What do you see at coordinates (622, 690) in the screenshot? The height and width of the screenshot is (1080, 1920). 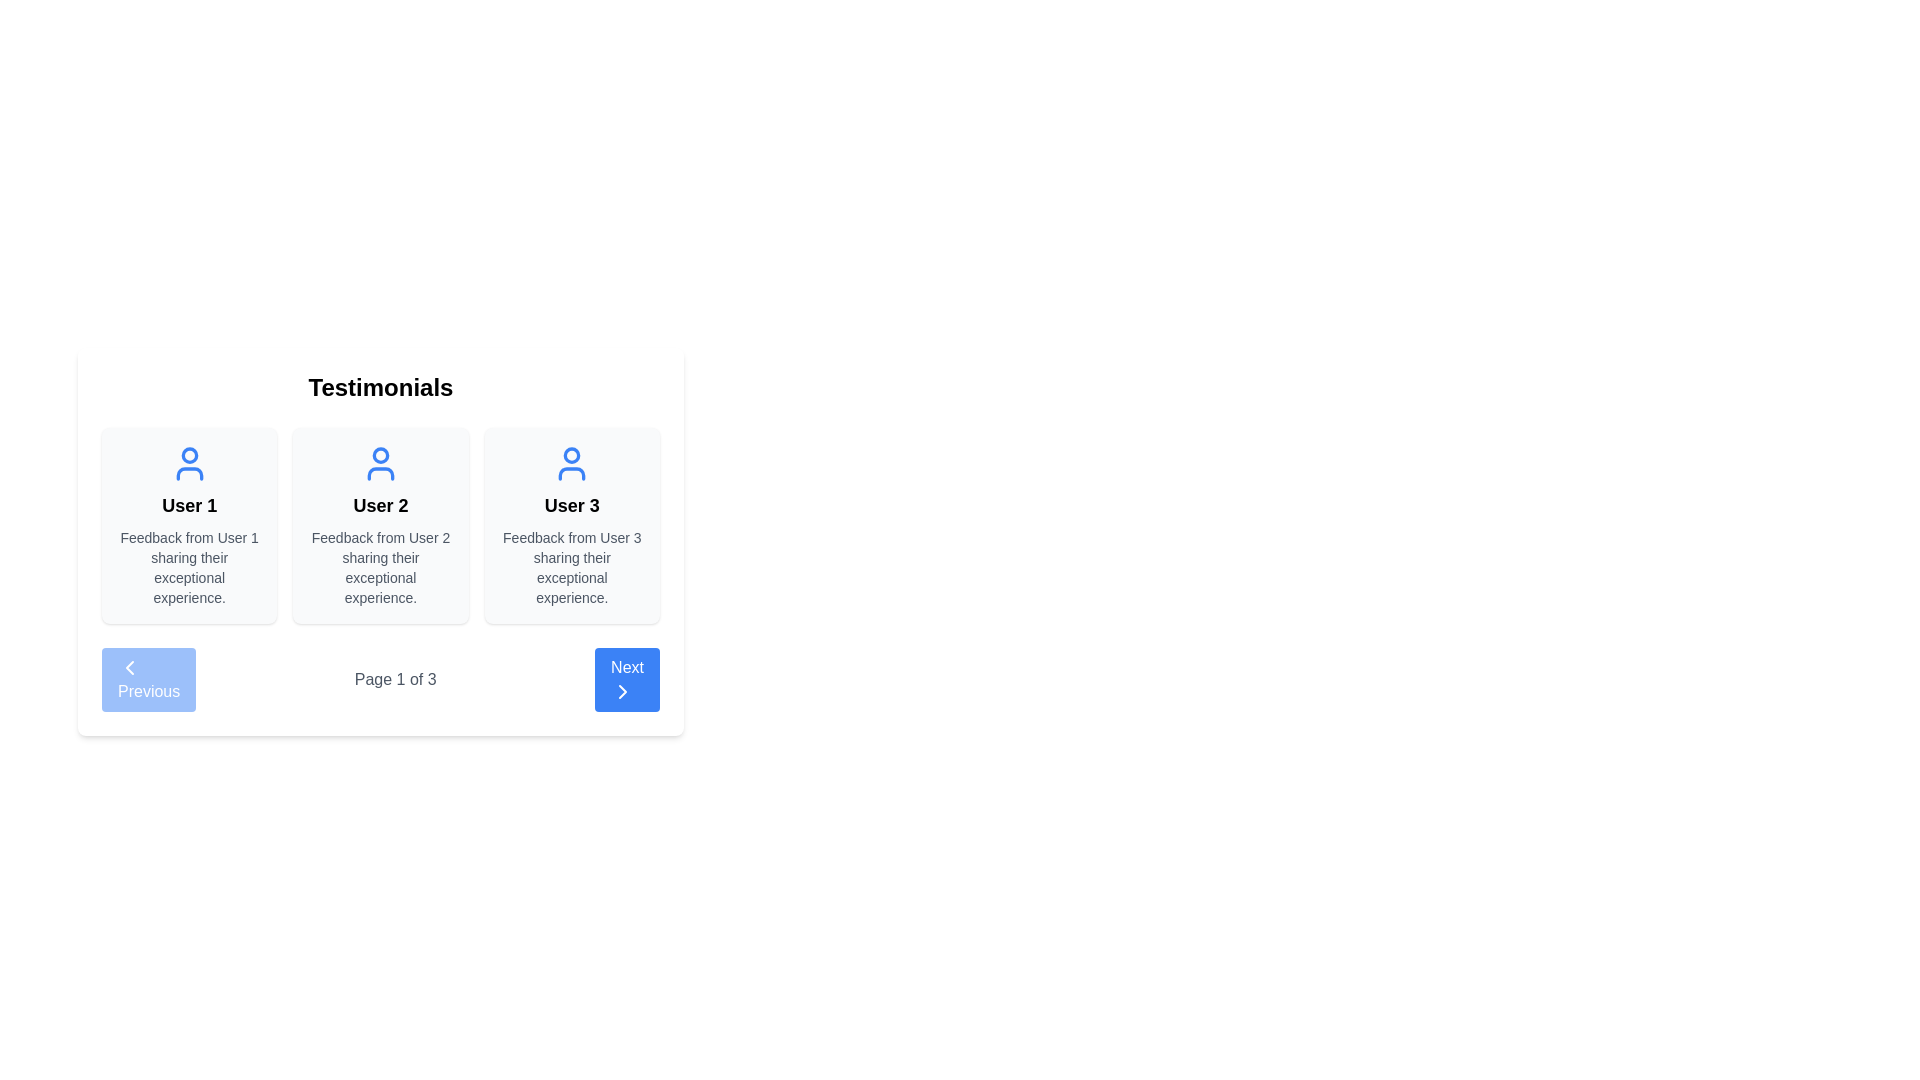 I see `the chevron arrow icon pointing to the right, located inside the 'Next' button at the bottom-right corner of the interface` at bounding box center [622, 690].